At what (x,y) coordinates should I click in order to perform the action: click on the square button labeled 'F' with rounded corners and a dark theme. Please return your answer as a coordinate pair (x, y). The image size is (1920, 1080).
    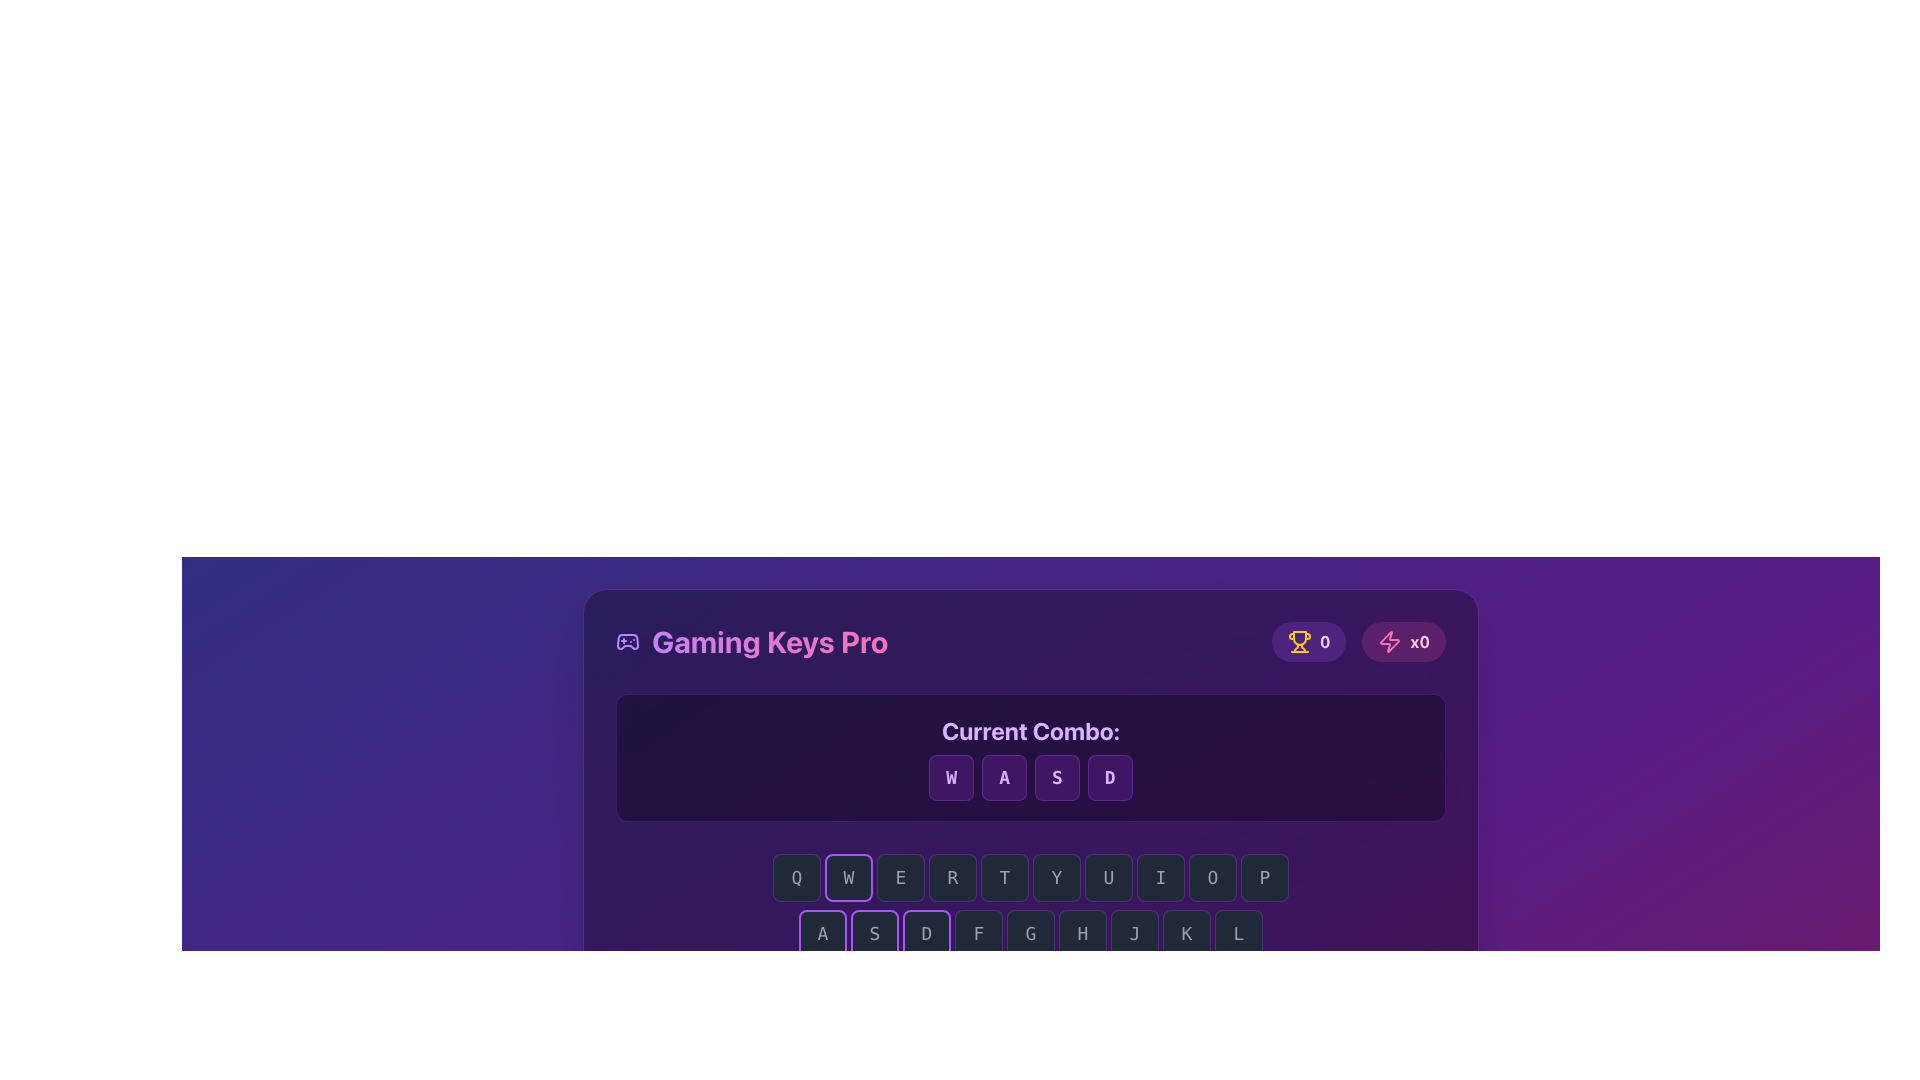
    Looking at the image, I should click on (979, 933).